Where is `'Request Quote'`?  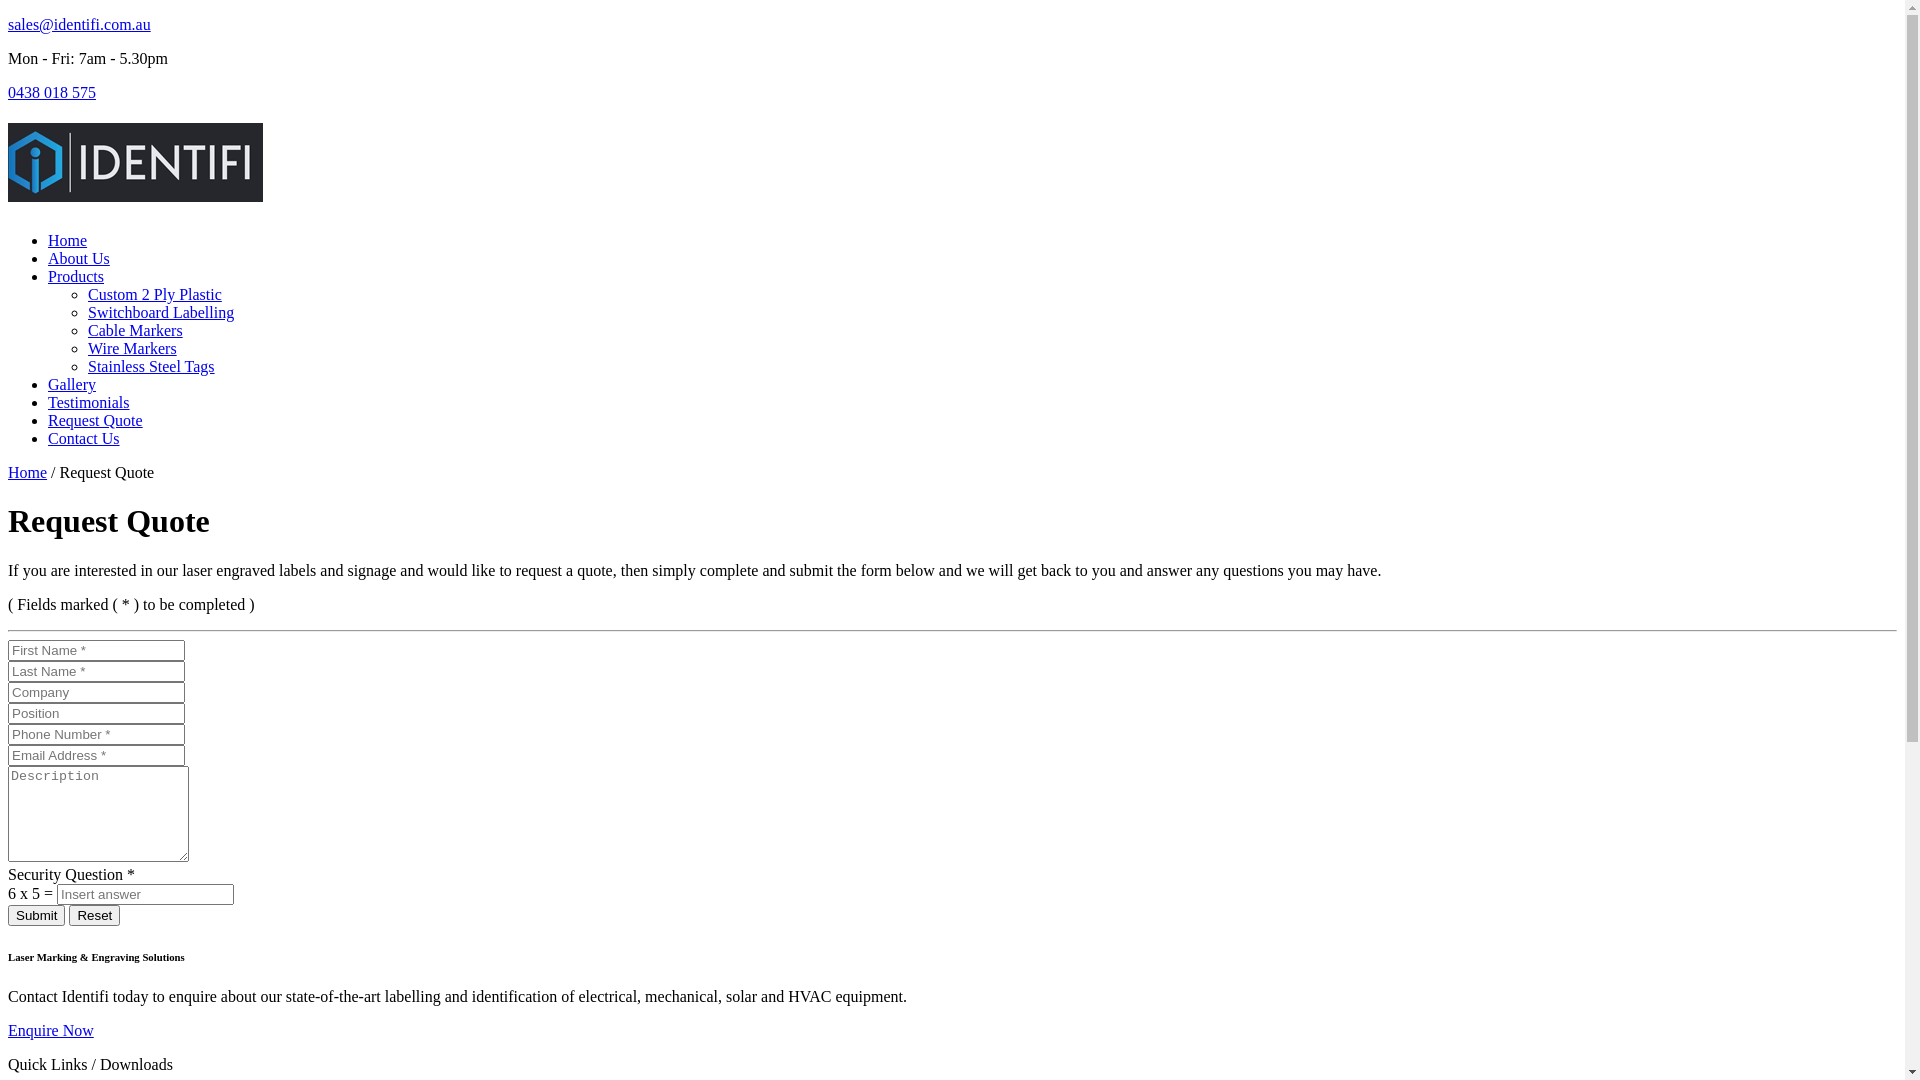
'Request Quote' is located at coordinates (48, 419).